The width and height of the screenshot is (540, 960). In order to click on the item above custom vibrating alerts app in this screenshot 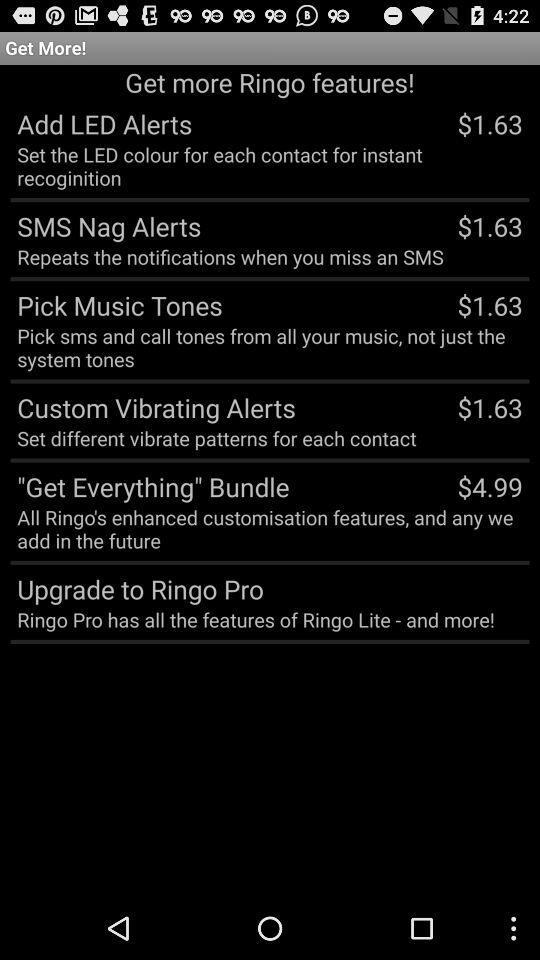, I will do `click(270, 347)`.